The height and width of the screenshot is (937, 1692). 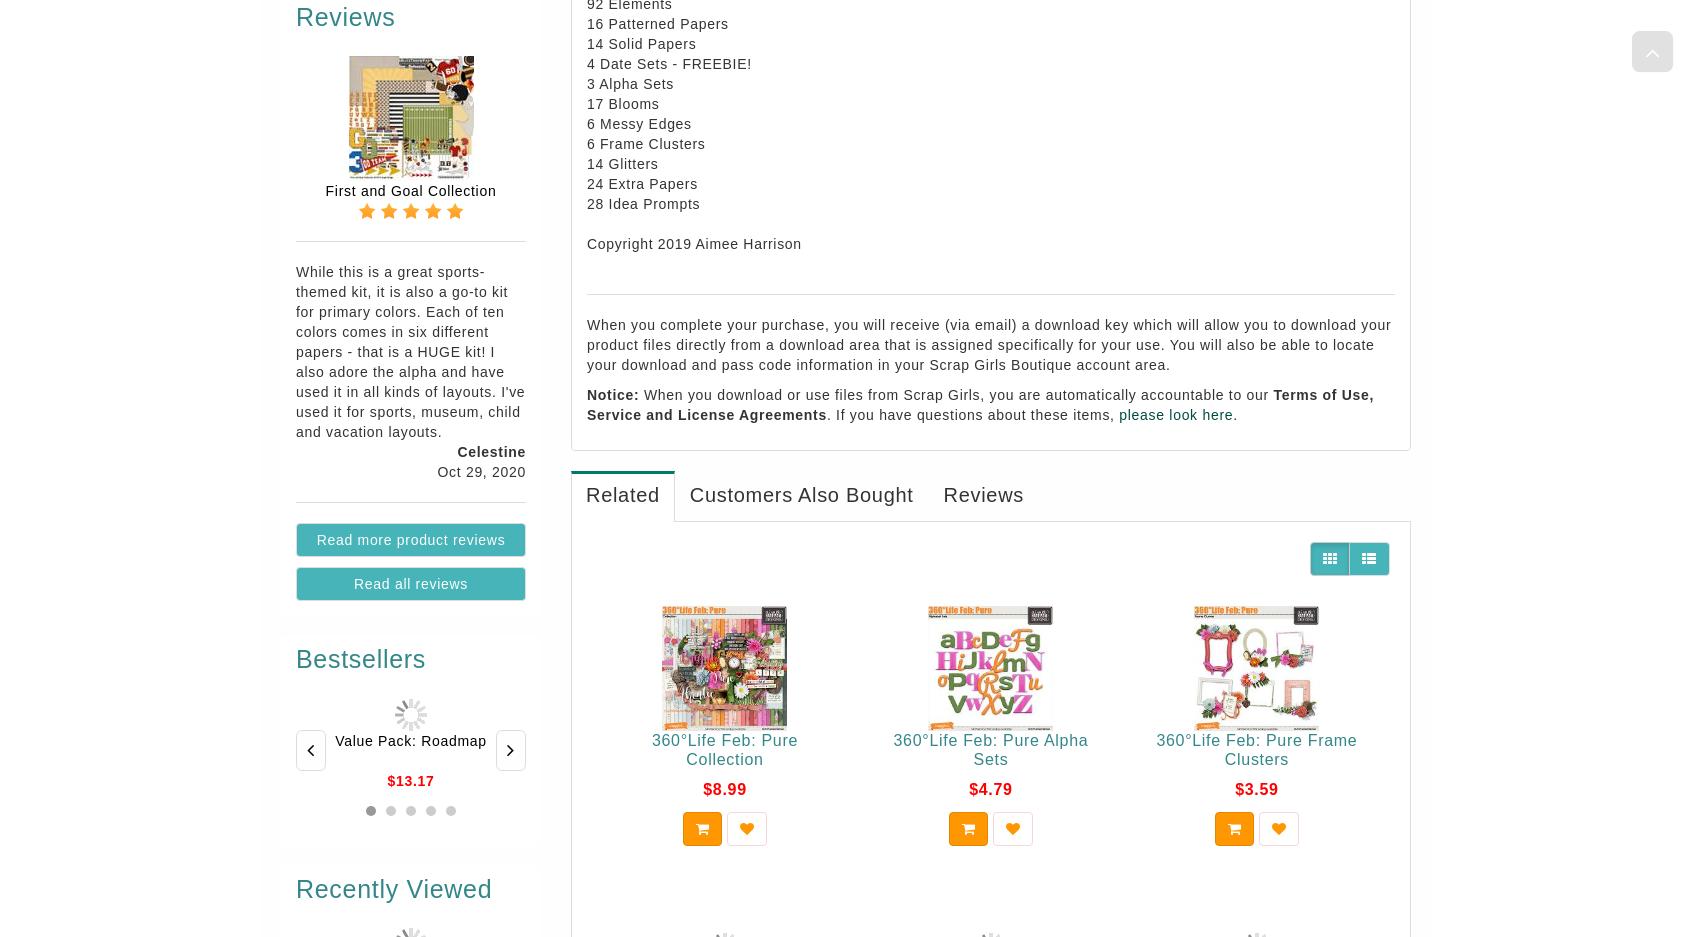 I want to click on '.', so click(x=1234, y=413).